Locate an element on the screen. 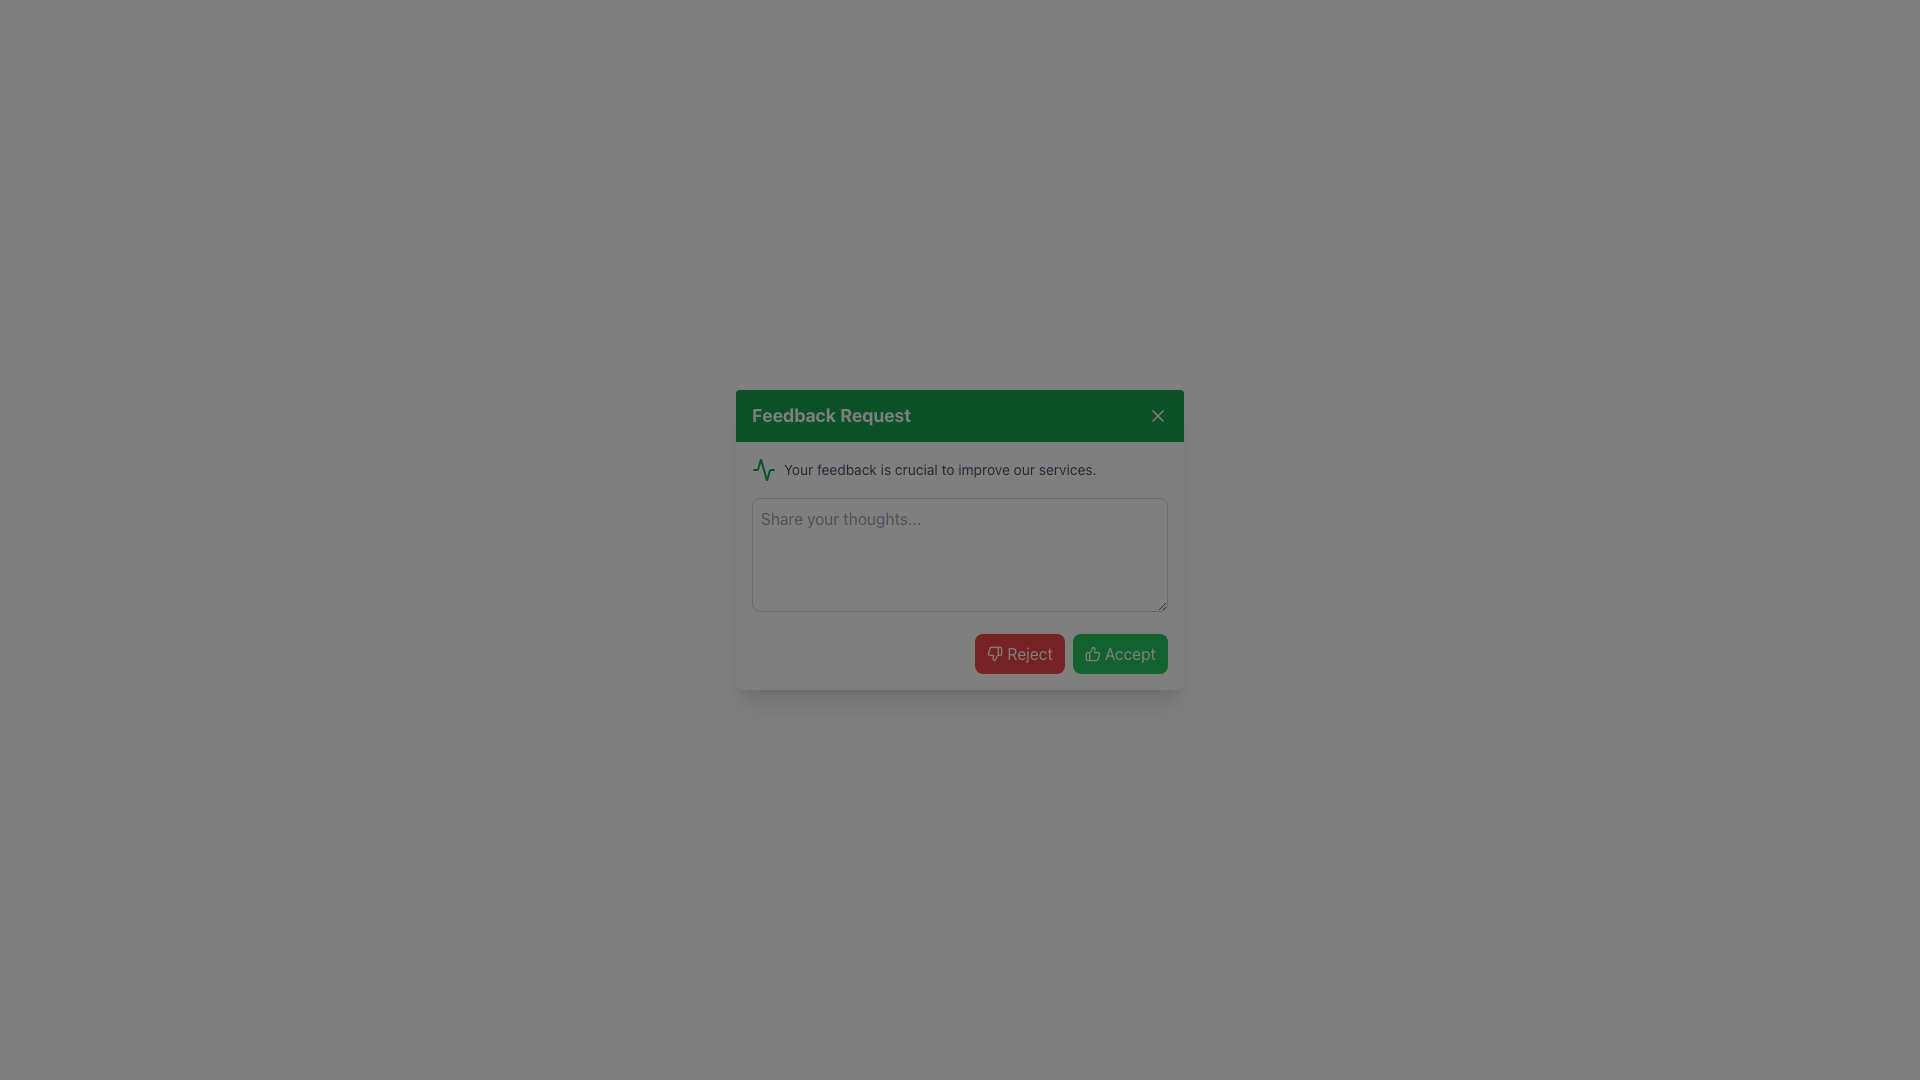 The height and width of the screenshot is (1080, 1920). the 'Reject' button which contains the 'thumbs down' icon, located at the bottom left corner of the modal dialog is located at coordinates (995, 654).